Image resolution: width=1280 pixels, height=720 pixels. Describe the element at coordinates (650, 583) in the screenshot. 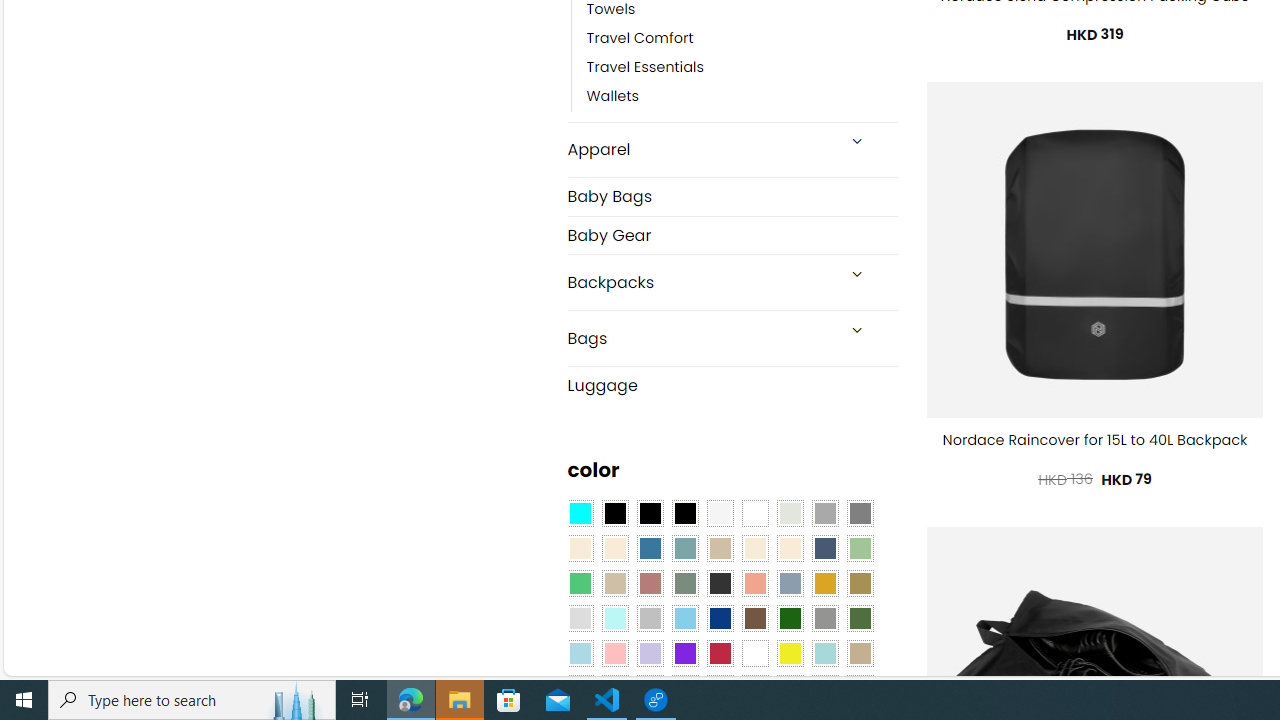

I see `'Rose'` at that location.